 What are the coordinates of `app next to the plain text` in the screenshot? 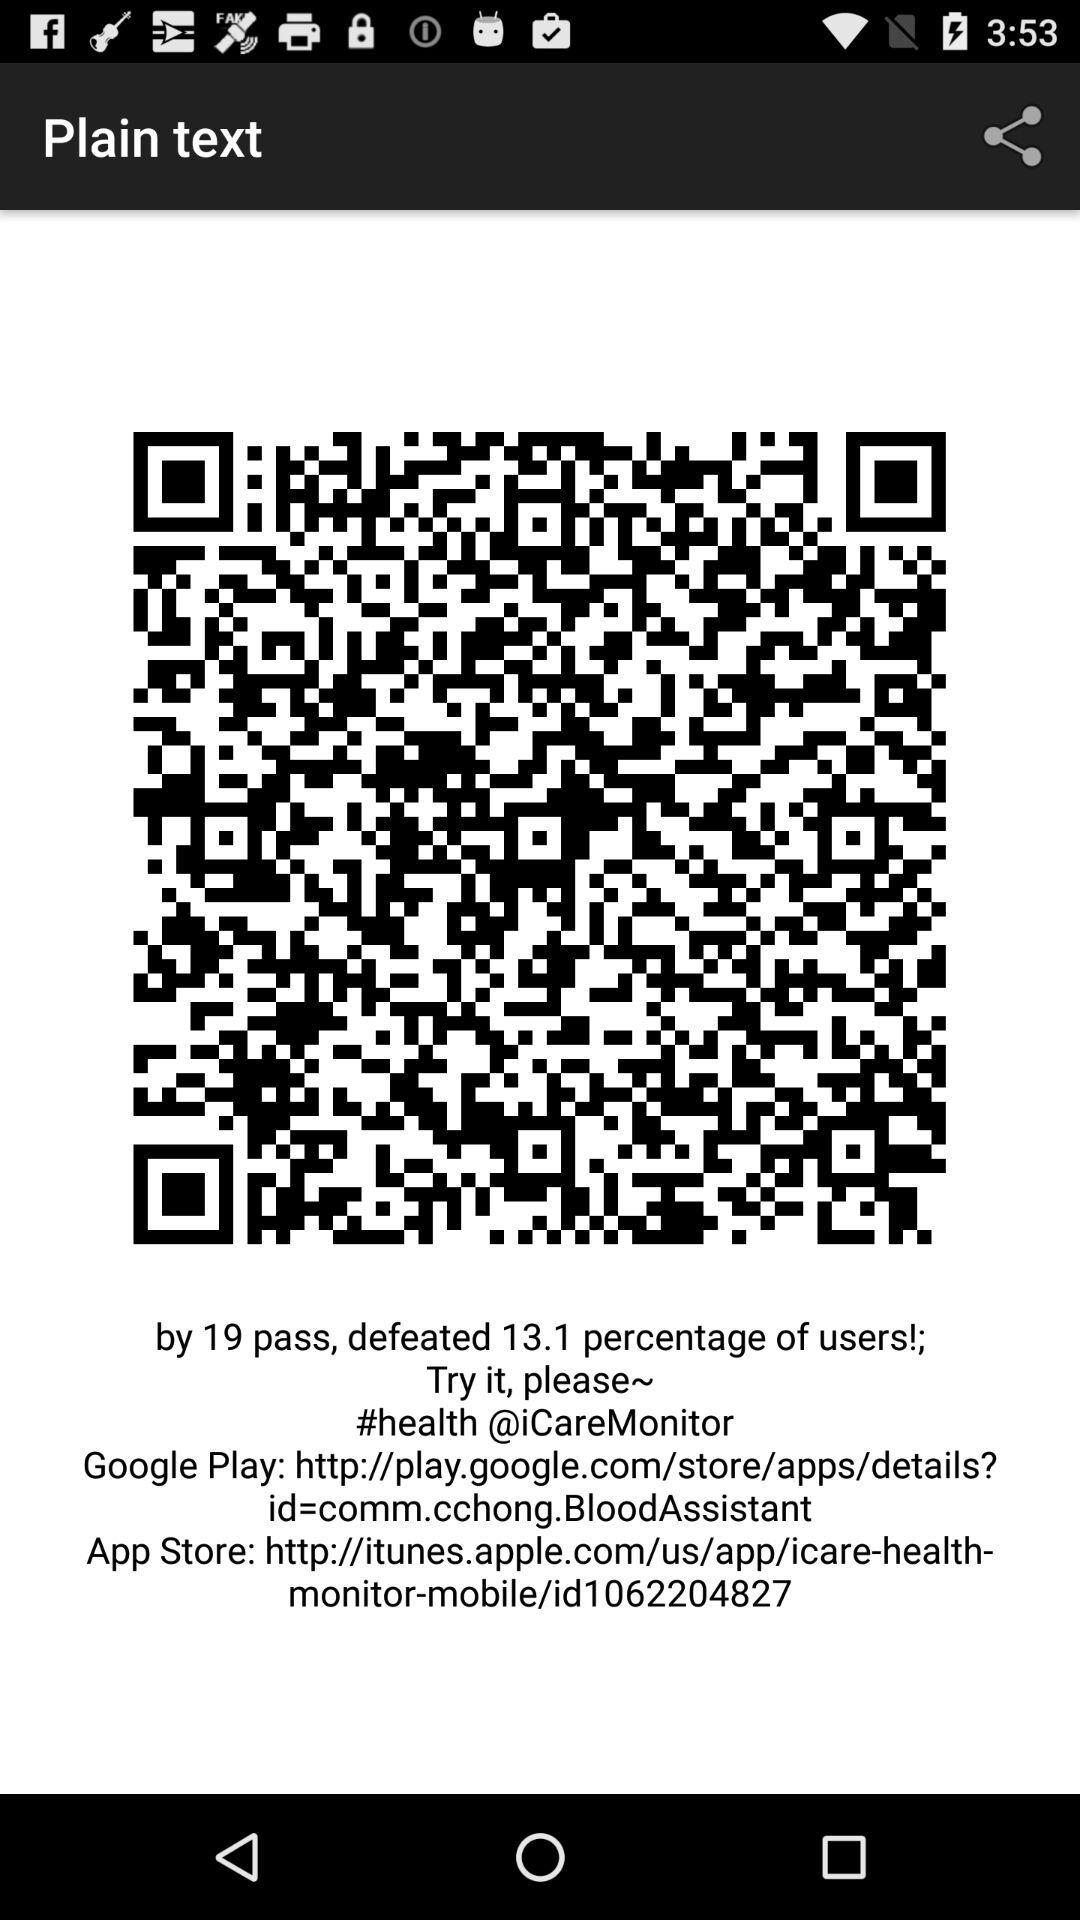 It's located at (1017, 135).